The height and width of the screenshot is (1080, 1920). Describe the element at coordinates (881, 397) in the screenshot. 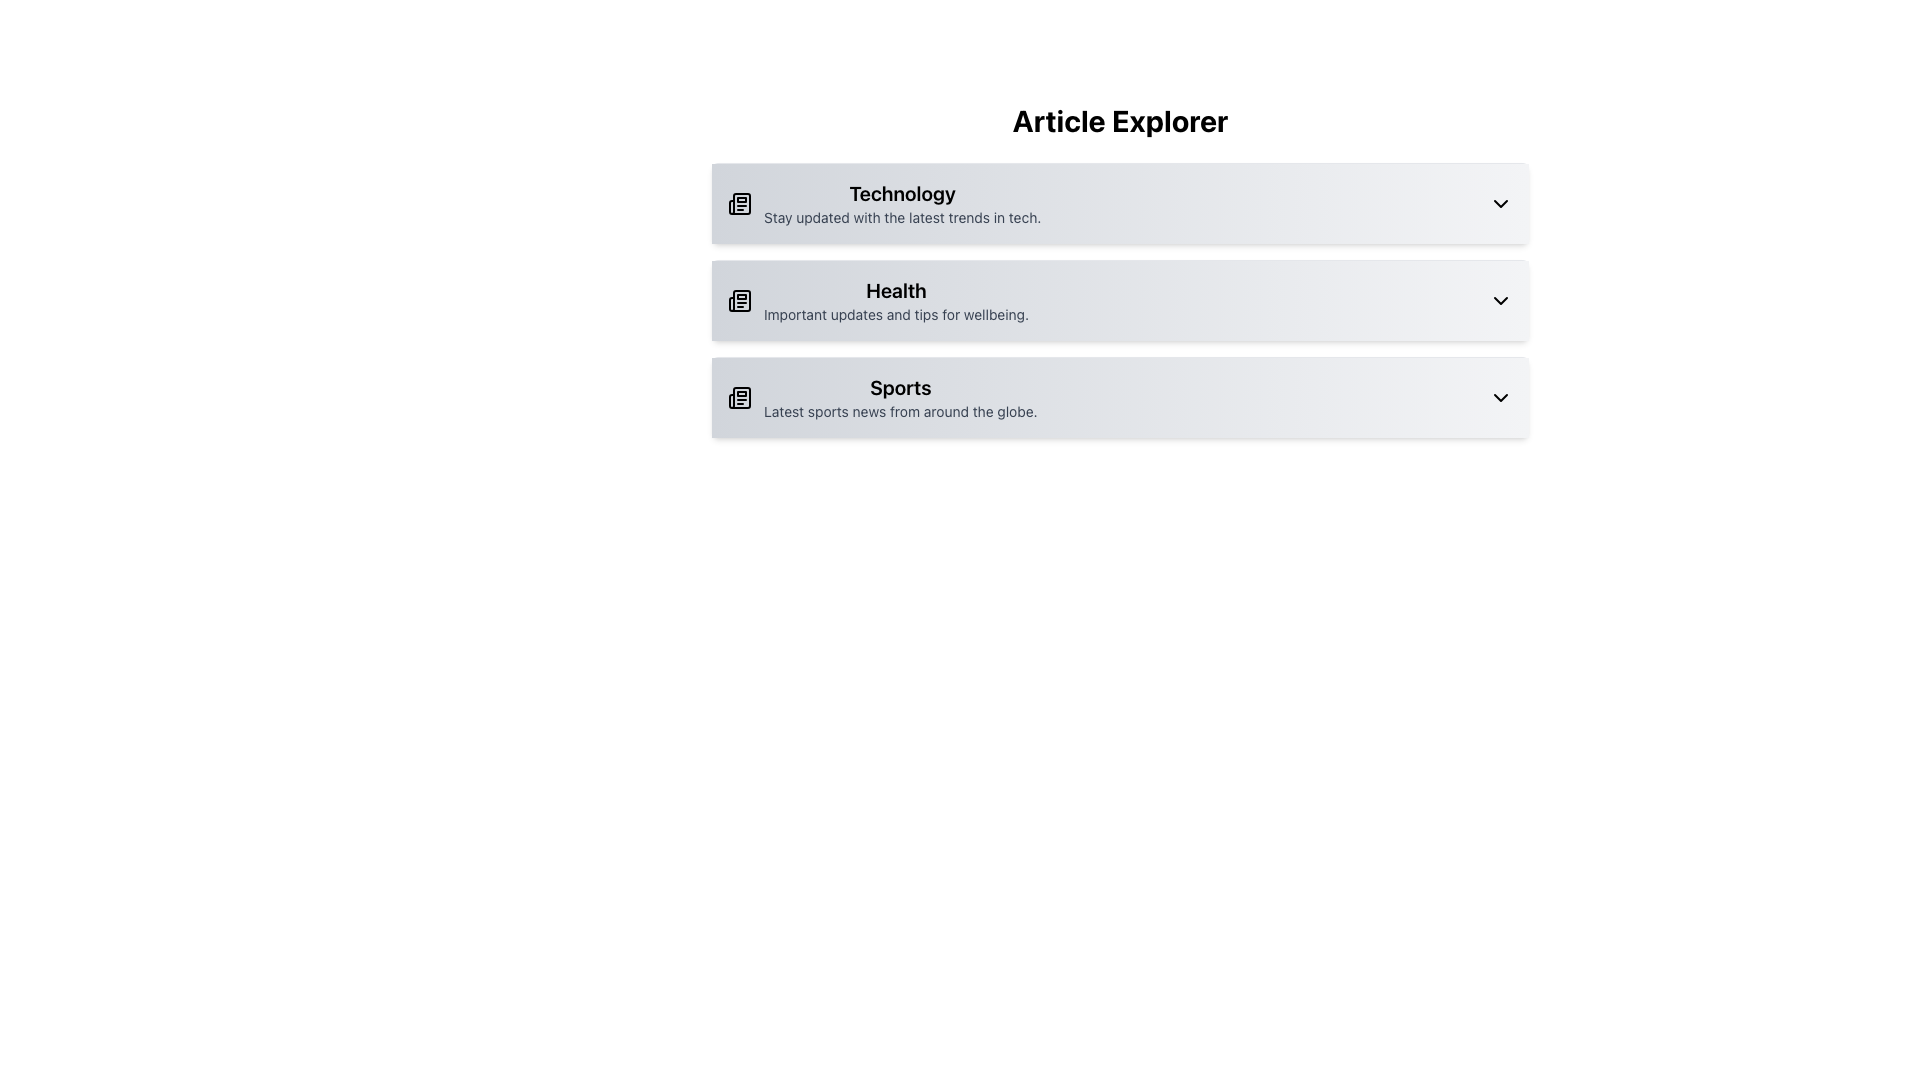

I see `third item in the vertically aligned navigational list that provides access to the 'Sports' section, located centrally below the 'Health' entry` at that location.